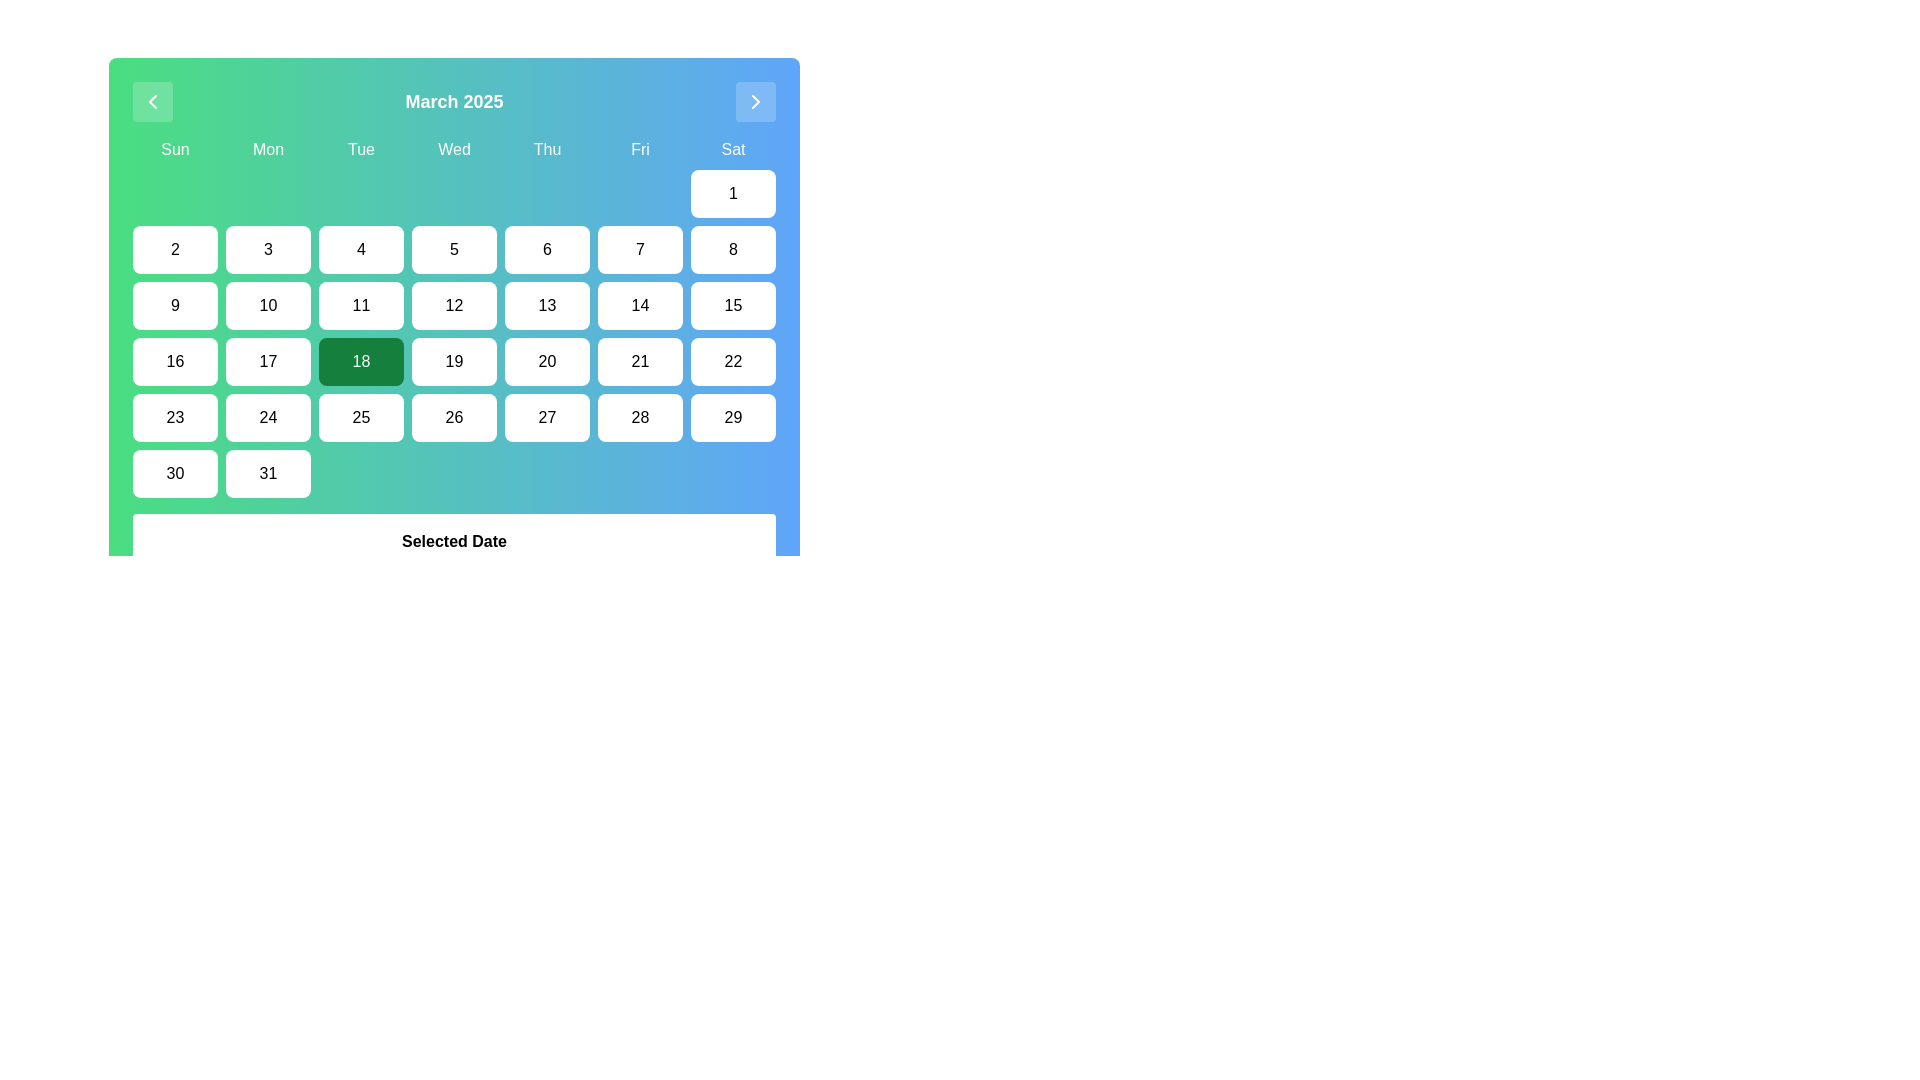 The width and height of the screenshot is (1920, 1080). Describe the element at coordinates (640, 416) in the screenshot. I see `the button representing the selectable date '28' in the calendar interface` at that location.